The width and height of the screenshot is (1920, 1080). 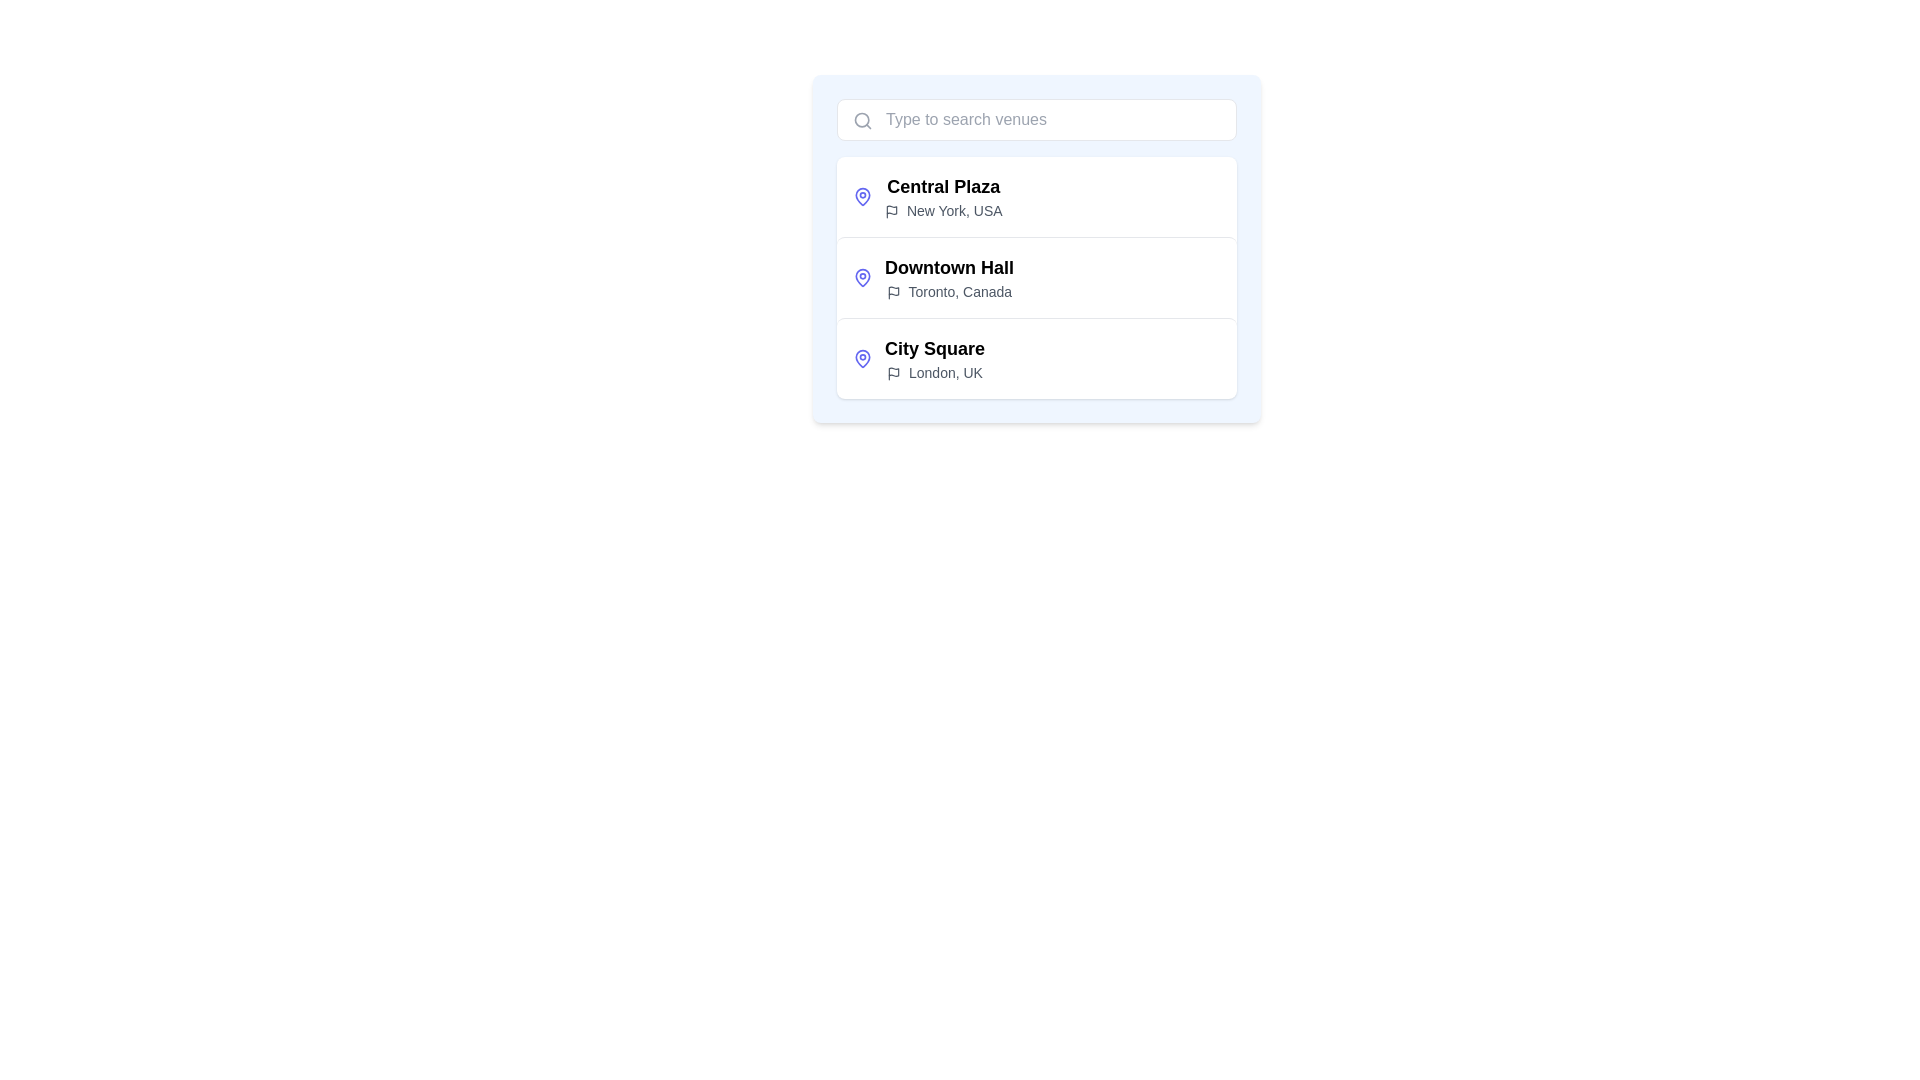 What do you see at coordinates (863, 357) in the screenshot?
I see `the blue map pin icon representing 'City Square, London, UK', which is positioned to the left of the text components` at bounding box center [863, 357].